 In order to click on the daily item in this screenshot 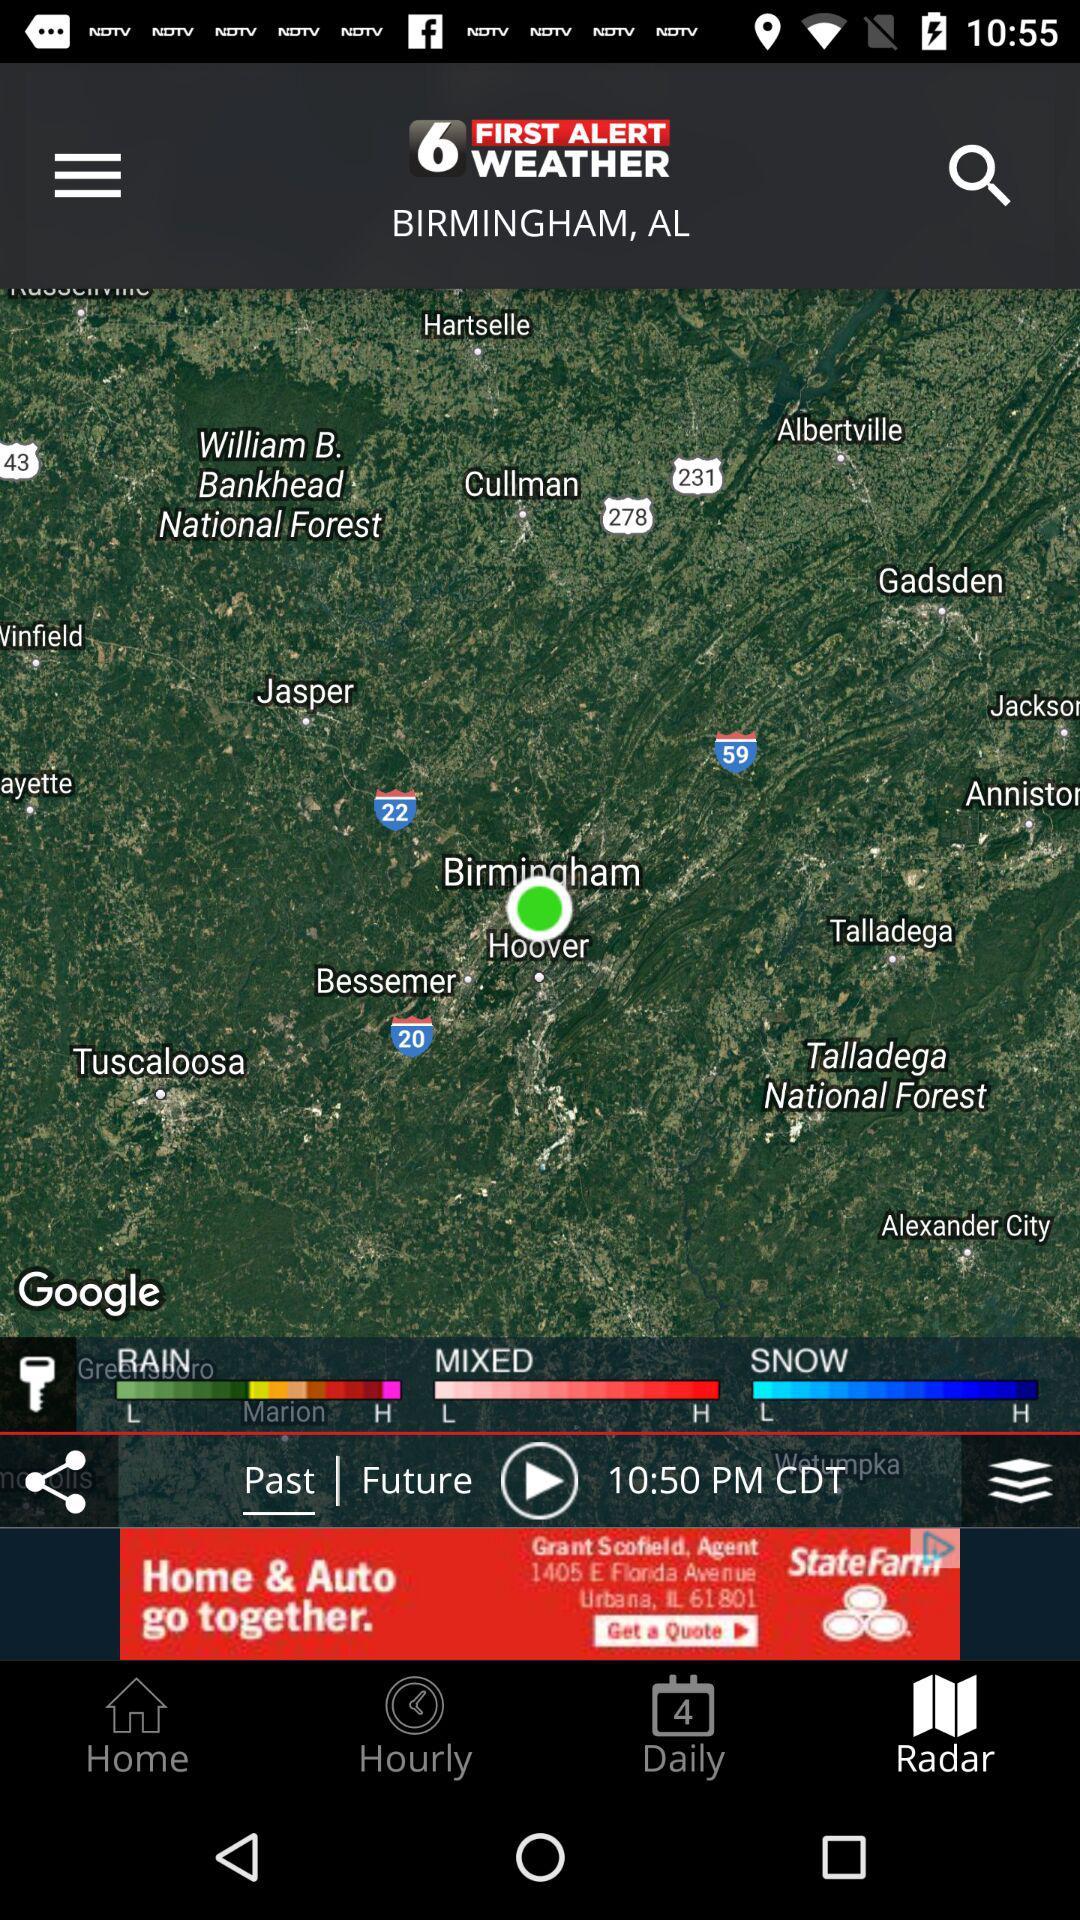, I will do `click(682, 1726)`.